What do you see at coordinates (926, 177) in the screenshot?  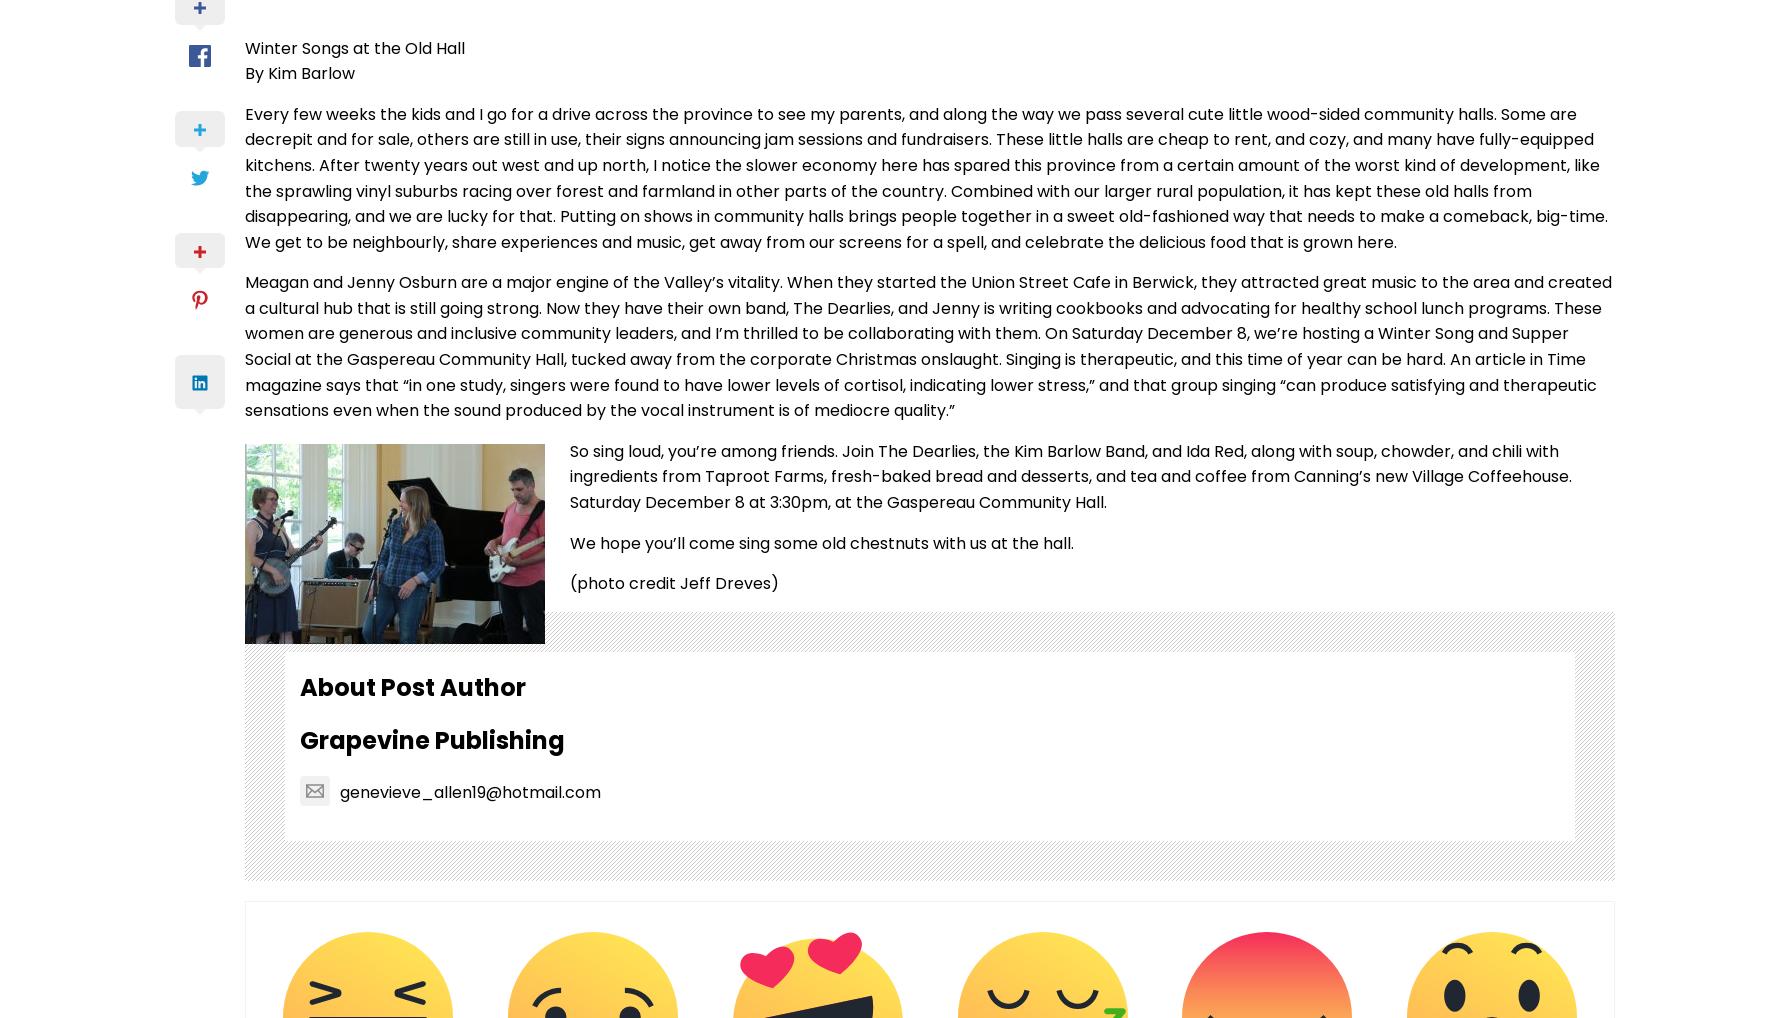 I see `'Every few weeks the kids and I go for a drive across the province to see my parents, and along the way we pass several cute little wood-sided community halls. Some are decrepit and for sale, others are still in use, their signs announcing jam sessions and fundraisers. These little halls are cheap to rent, and cozy, and many have fully-equipped kitchens. After twenty years out west and up north, I notice the slower economy here has spared this province from a certain amount of the worst kind of development, like the sprawling vinyl suburbs racing over forest and farmland in other parts of the country. Combined with our larger rural population, it has kept these old halls from disappearing, and we are lucky for that. Putting on shows in community halls brings people together in a sweet old-fashioned way that needs to make a comeback, big-time. We get to be neighbourly, share experiences and music, get away from our screens for a spell, and celebrate the delicious food that is grown here.'` at bounding box center [926, 177].